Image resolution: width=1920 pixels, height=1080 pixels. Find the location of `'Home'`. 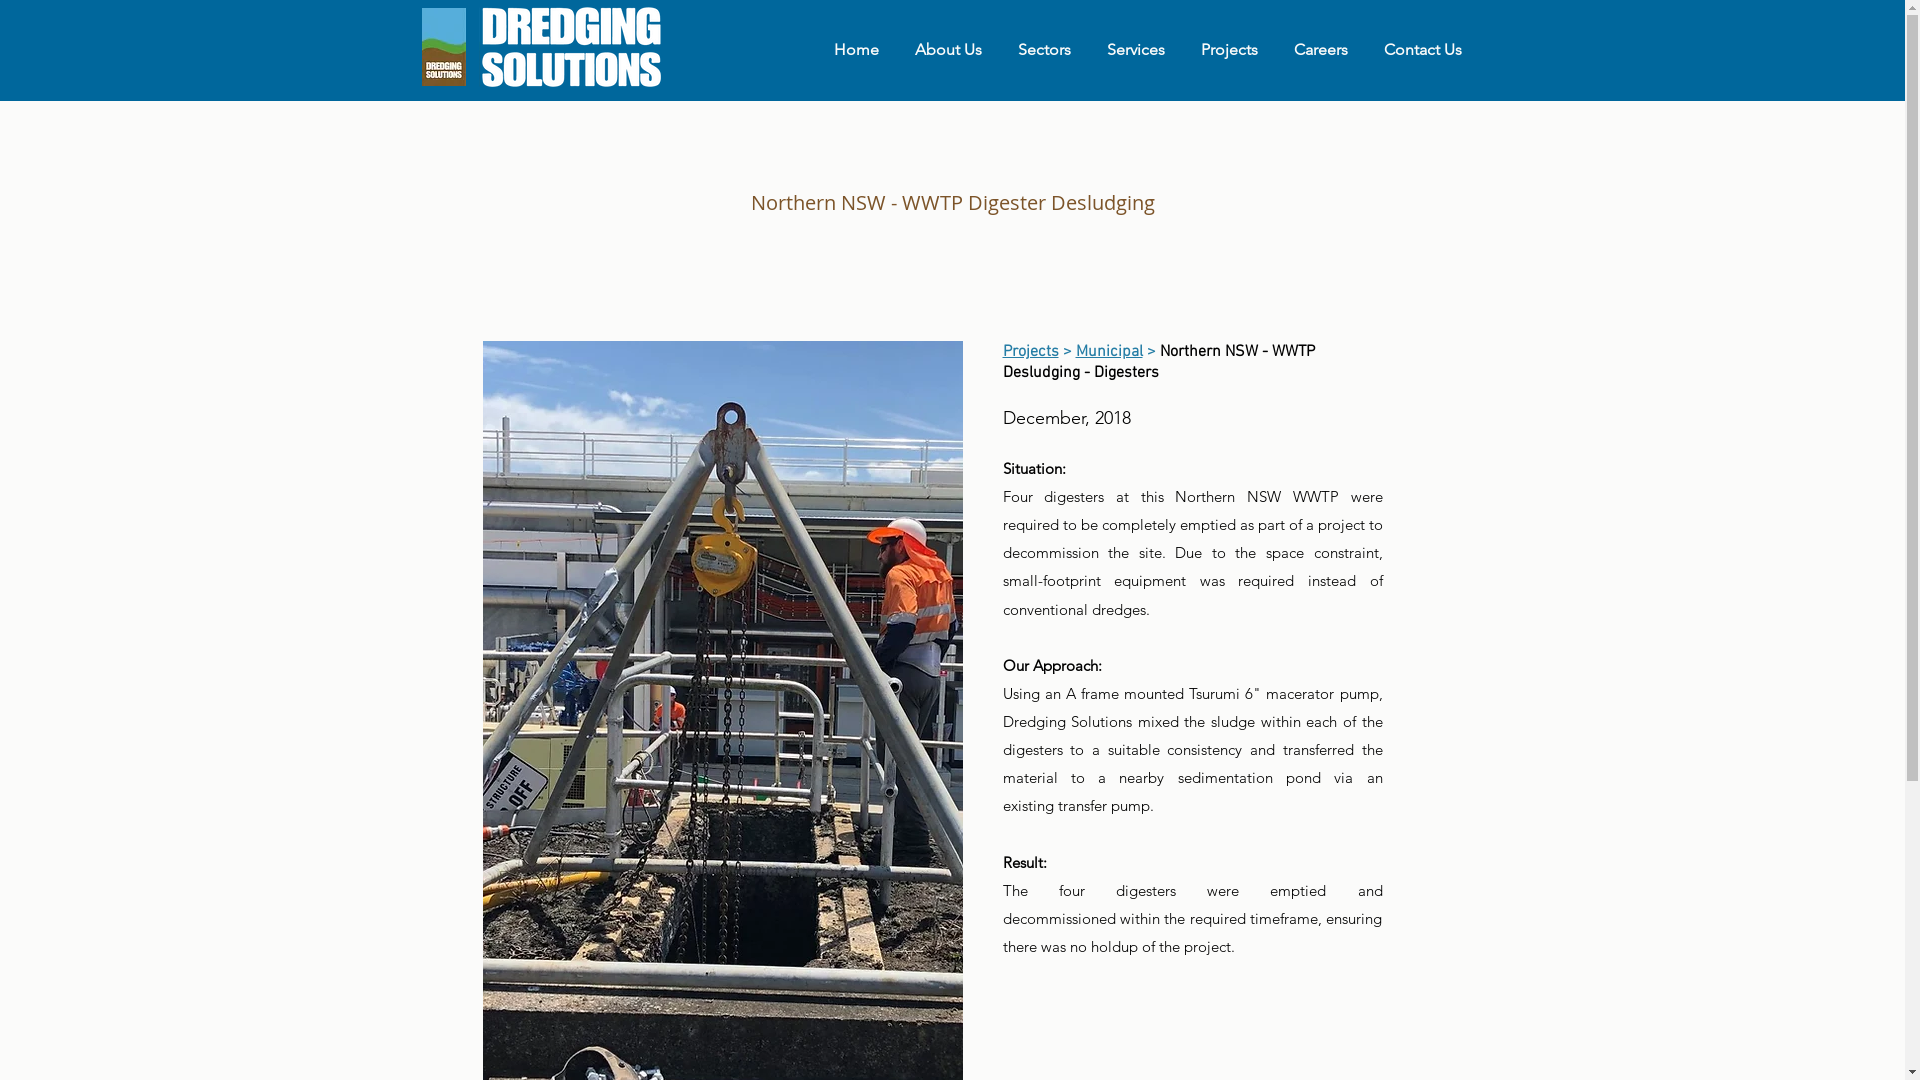

'Home' is located at coordinates (824, 49).